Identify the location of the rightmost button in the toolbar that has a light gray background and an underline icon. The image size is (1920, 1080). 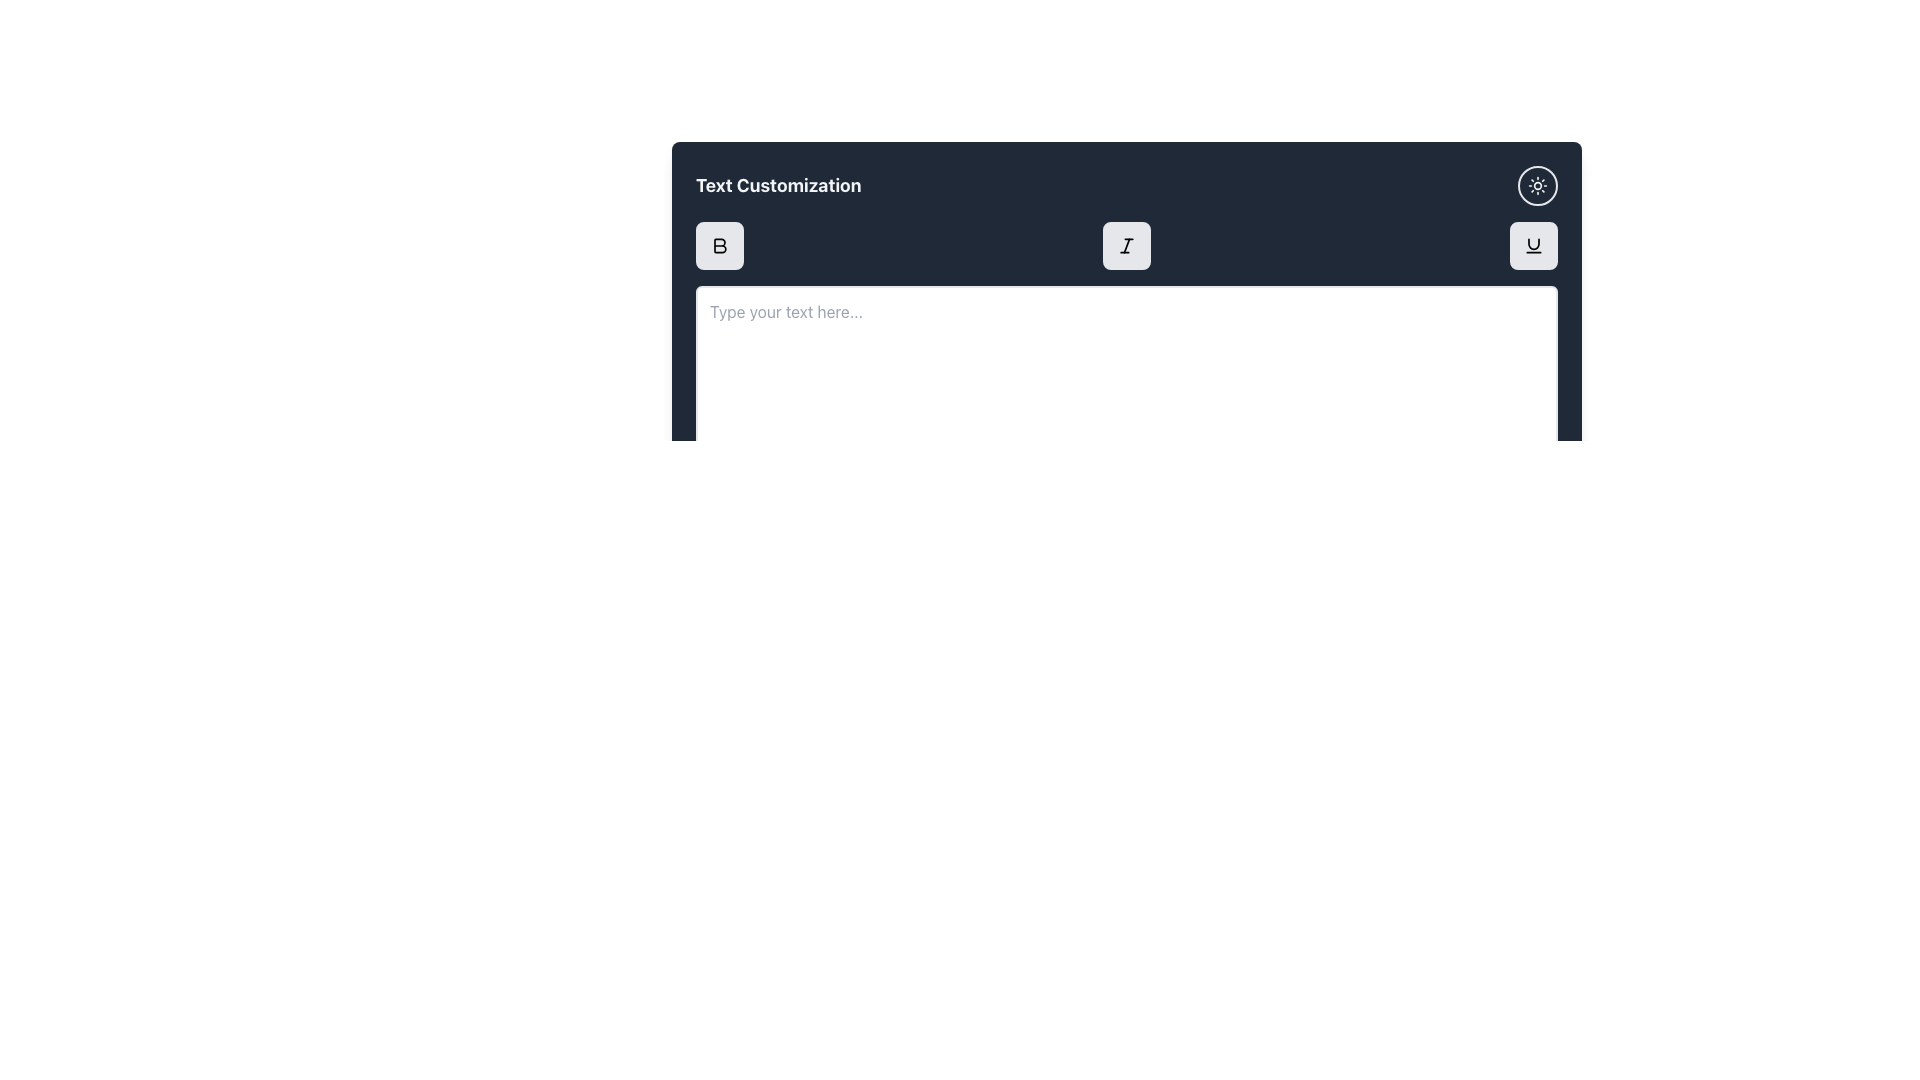
(1533, 245).